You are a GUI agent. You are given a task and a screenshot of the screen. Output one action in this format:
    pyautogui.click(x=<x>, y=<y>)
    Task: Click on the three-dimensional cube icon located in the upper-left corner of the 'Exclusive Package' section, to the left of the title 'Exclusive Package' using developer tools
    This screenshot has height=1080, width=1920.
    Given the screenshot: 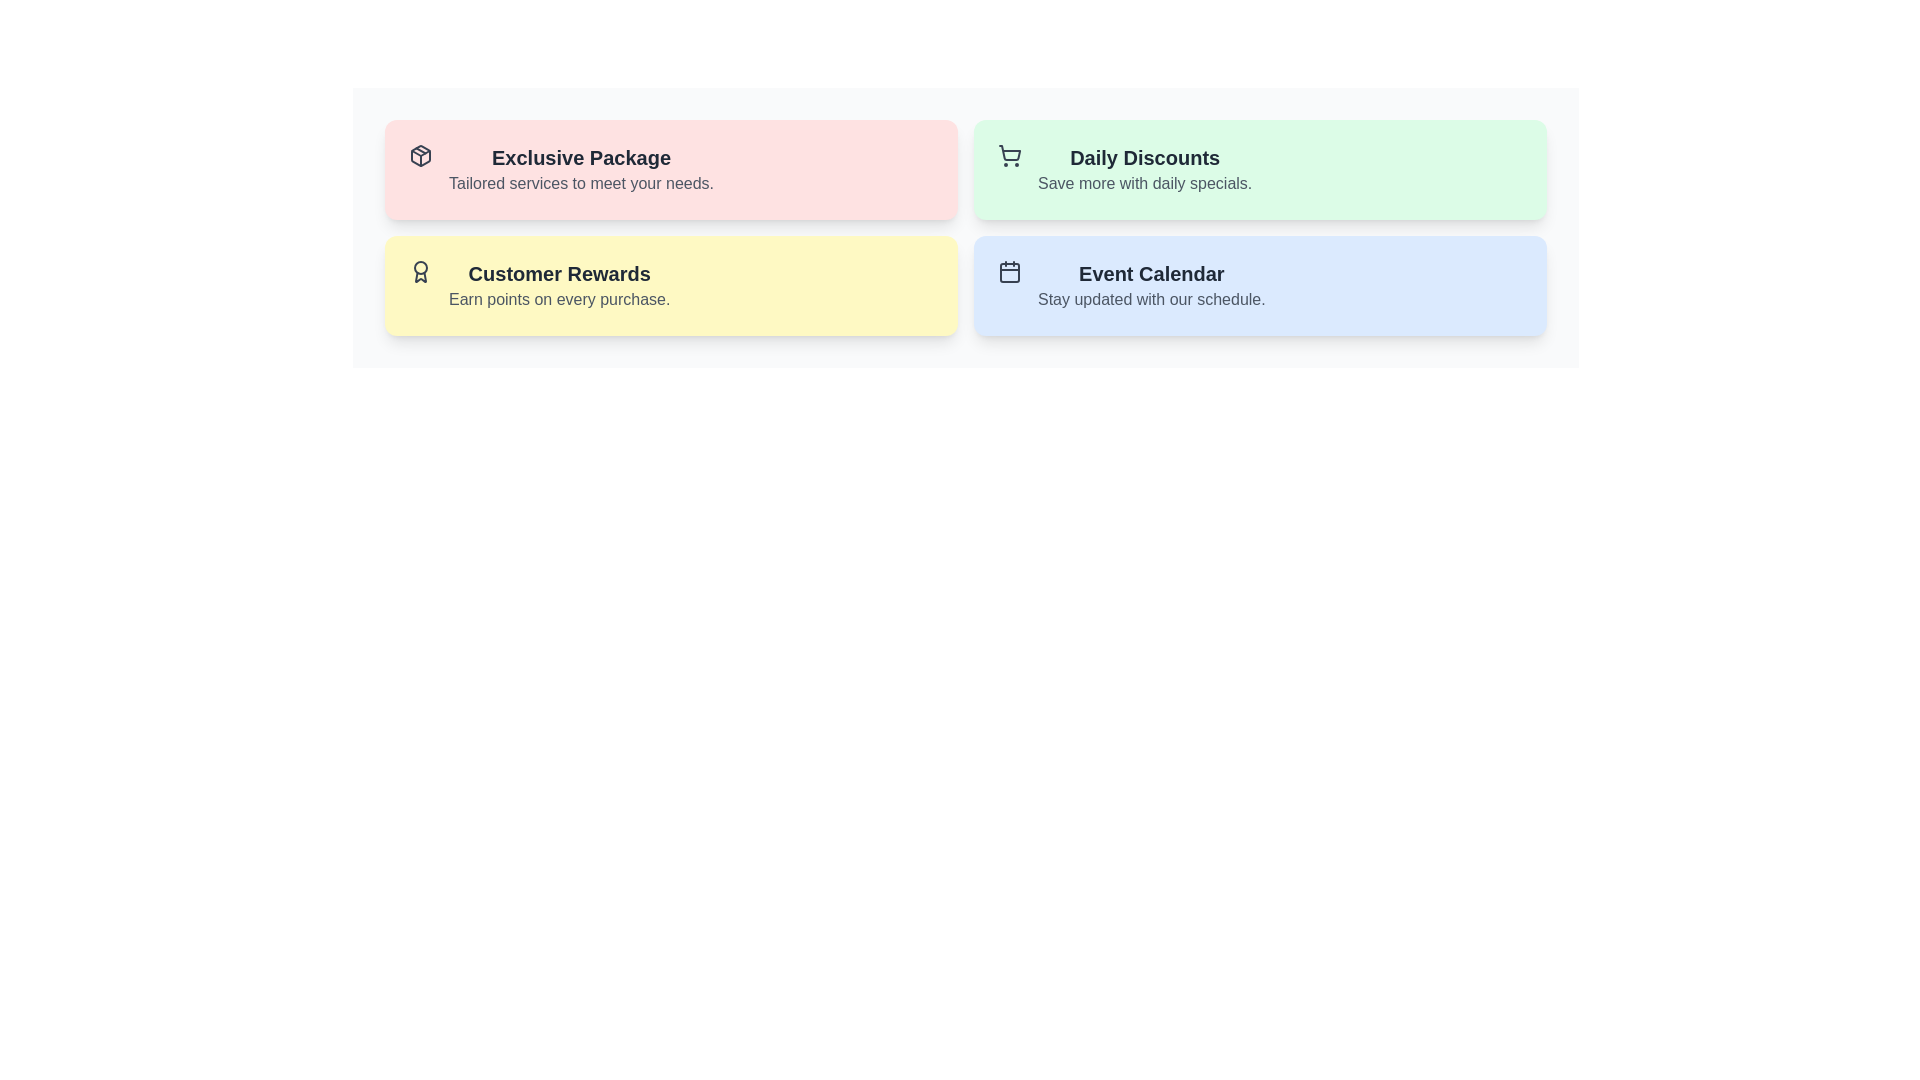 What is the action you would take?
    pyautogui.click(x=420, y=154)
    